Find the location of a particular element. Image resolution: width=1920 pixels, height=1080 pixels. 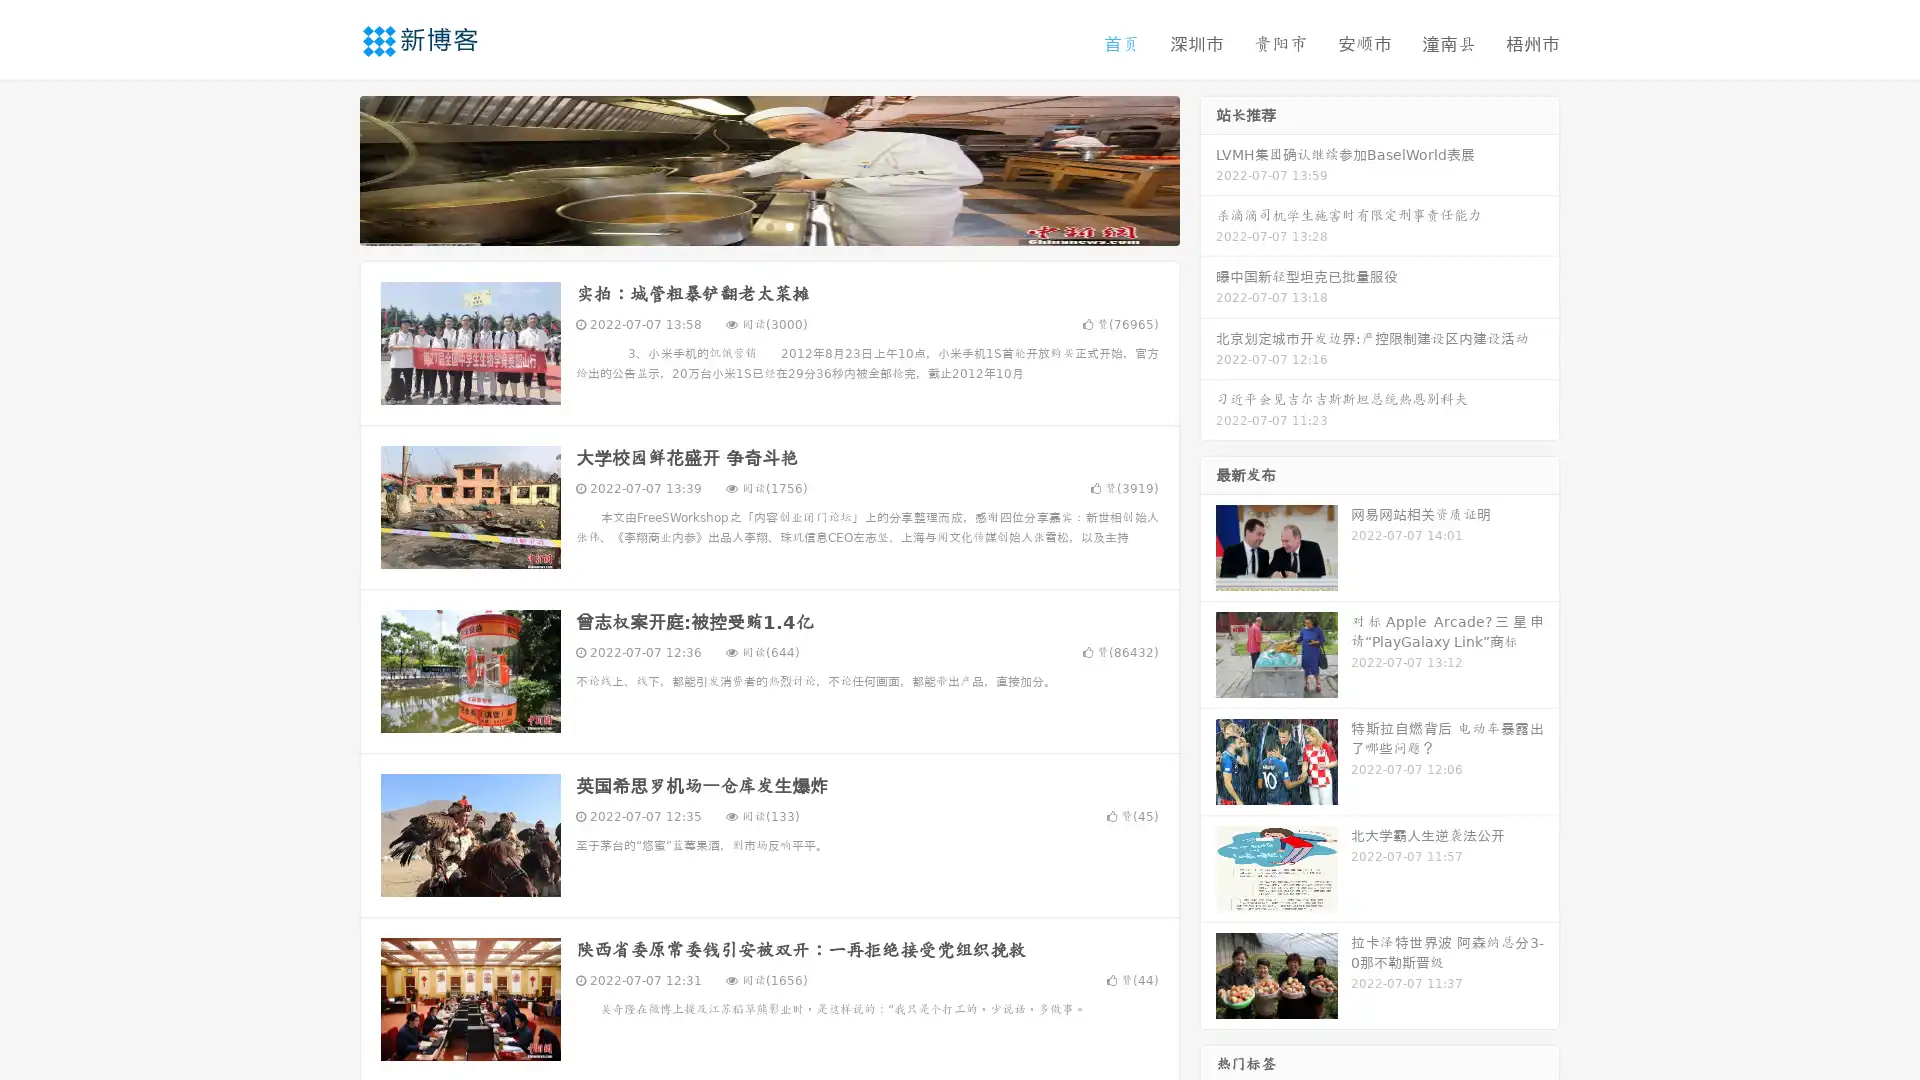

Previous slide is located at coordinates (330, 168).